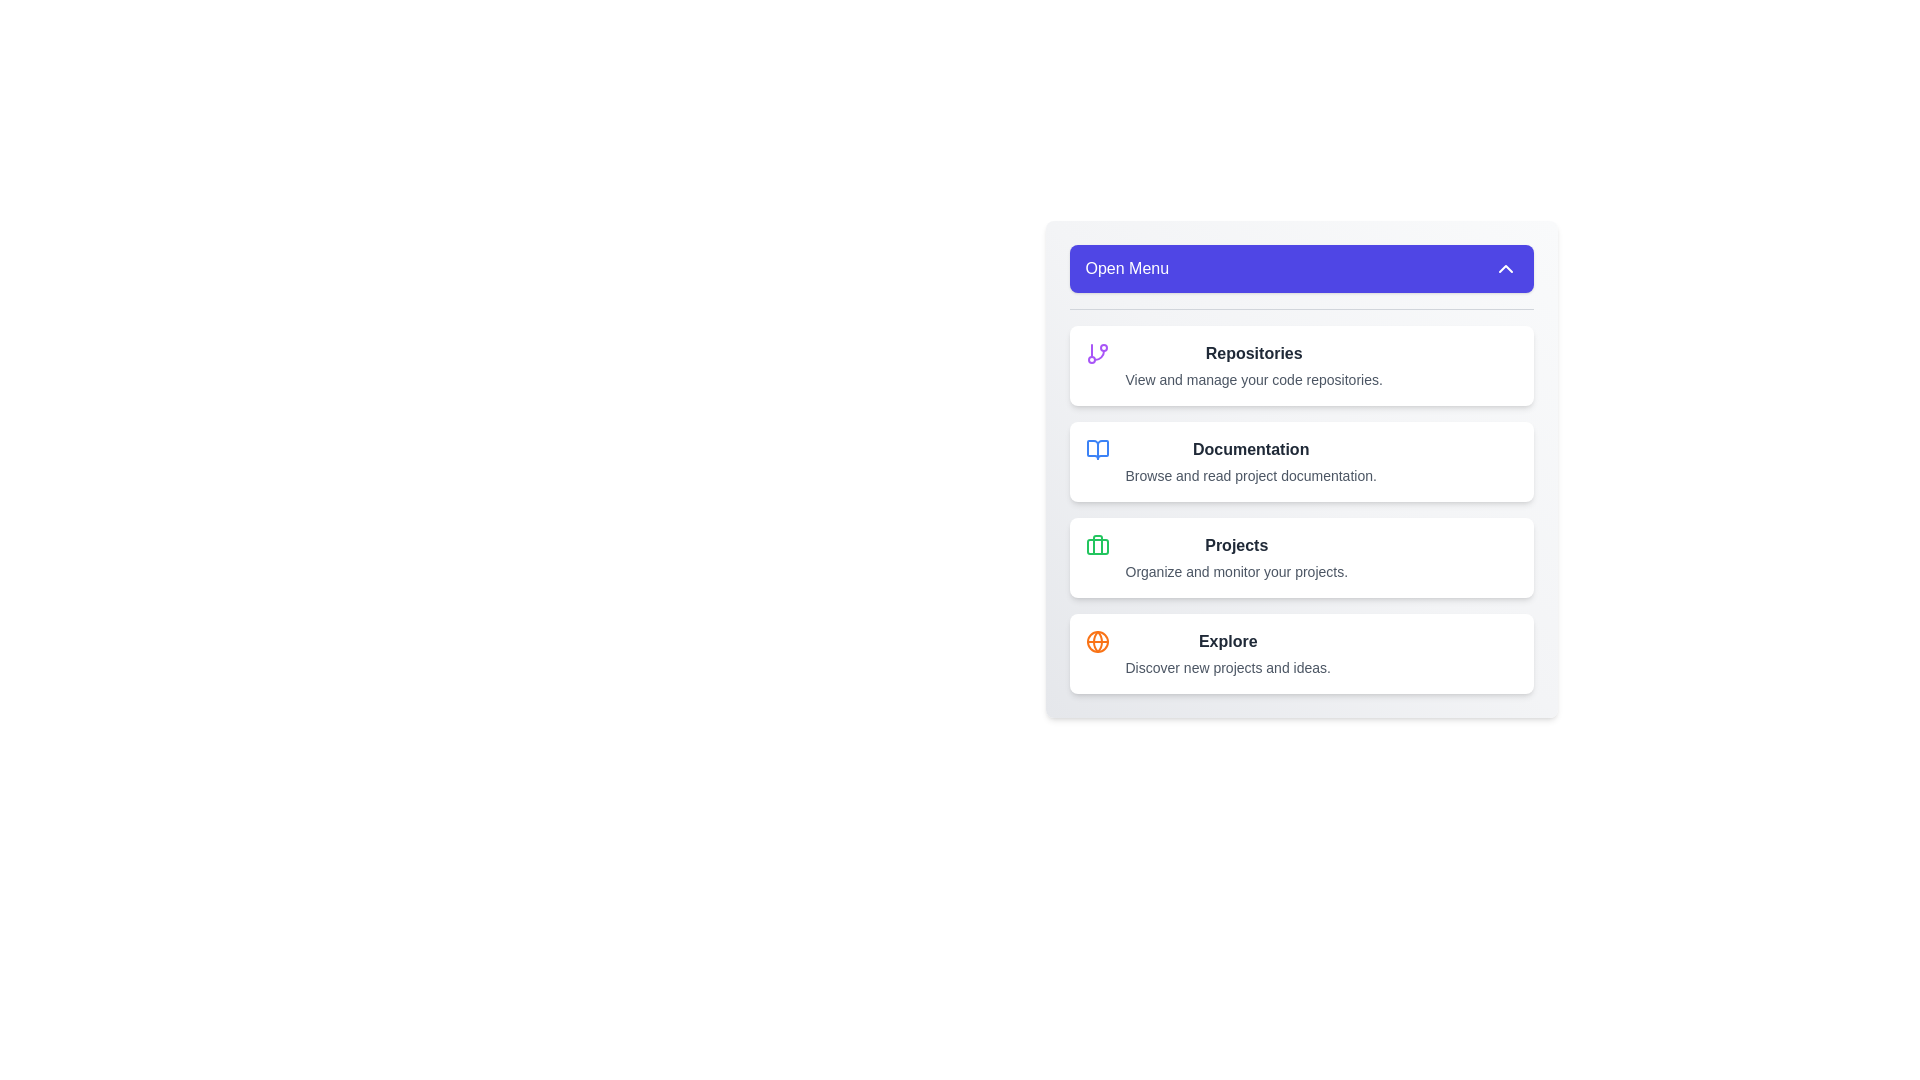 Image resolution: width=1920 pixels, height=1080 pixels. What do you see at coordinates (1250, 475) in the screenshot?
I see `the static text element that displays 'Browse and read project documentation.' which is located beneath the 'Documentation' label` at bounding box center [1250, 475].